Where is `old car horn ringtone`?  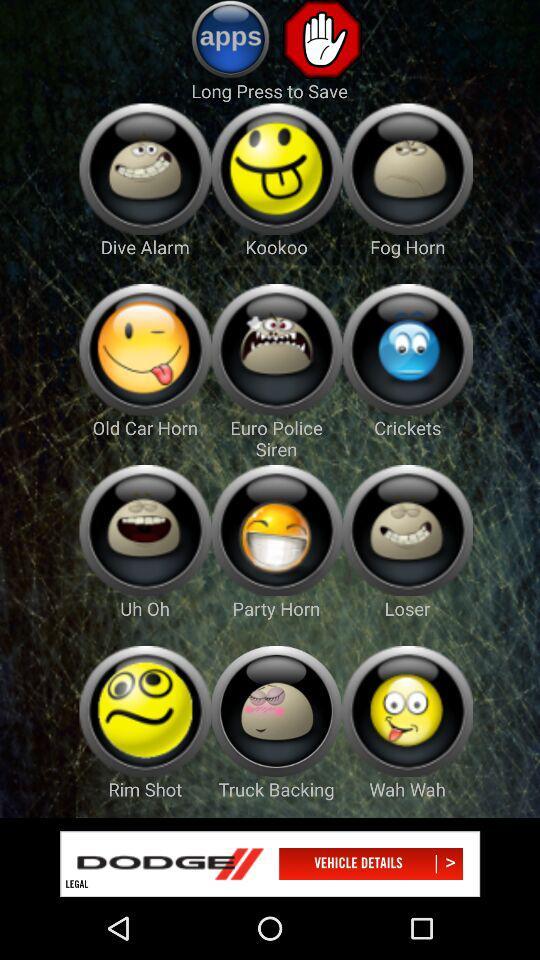 old car horn ringtone is located at coordinates (144, 349).